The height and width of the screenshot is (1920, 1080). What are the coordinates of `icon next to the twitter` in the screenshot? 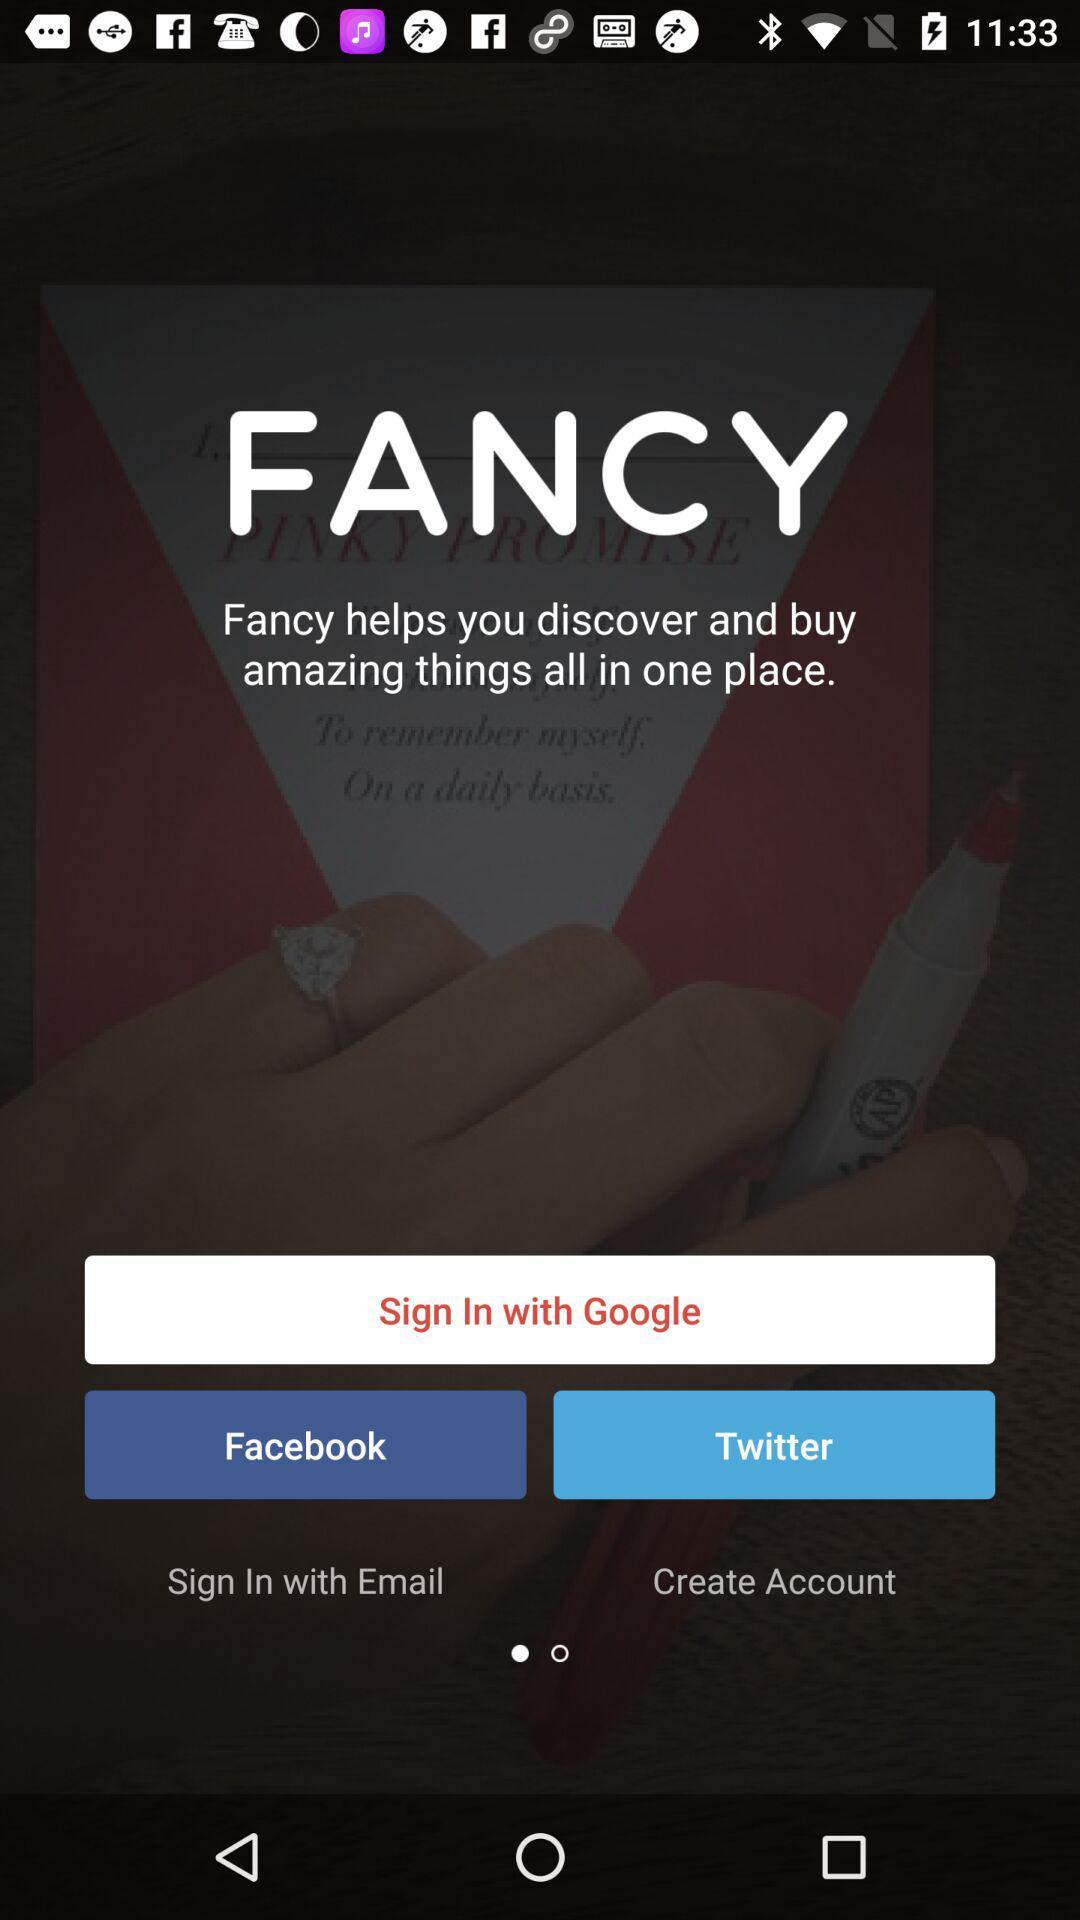 It's located at (305, 1444).